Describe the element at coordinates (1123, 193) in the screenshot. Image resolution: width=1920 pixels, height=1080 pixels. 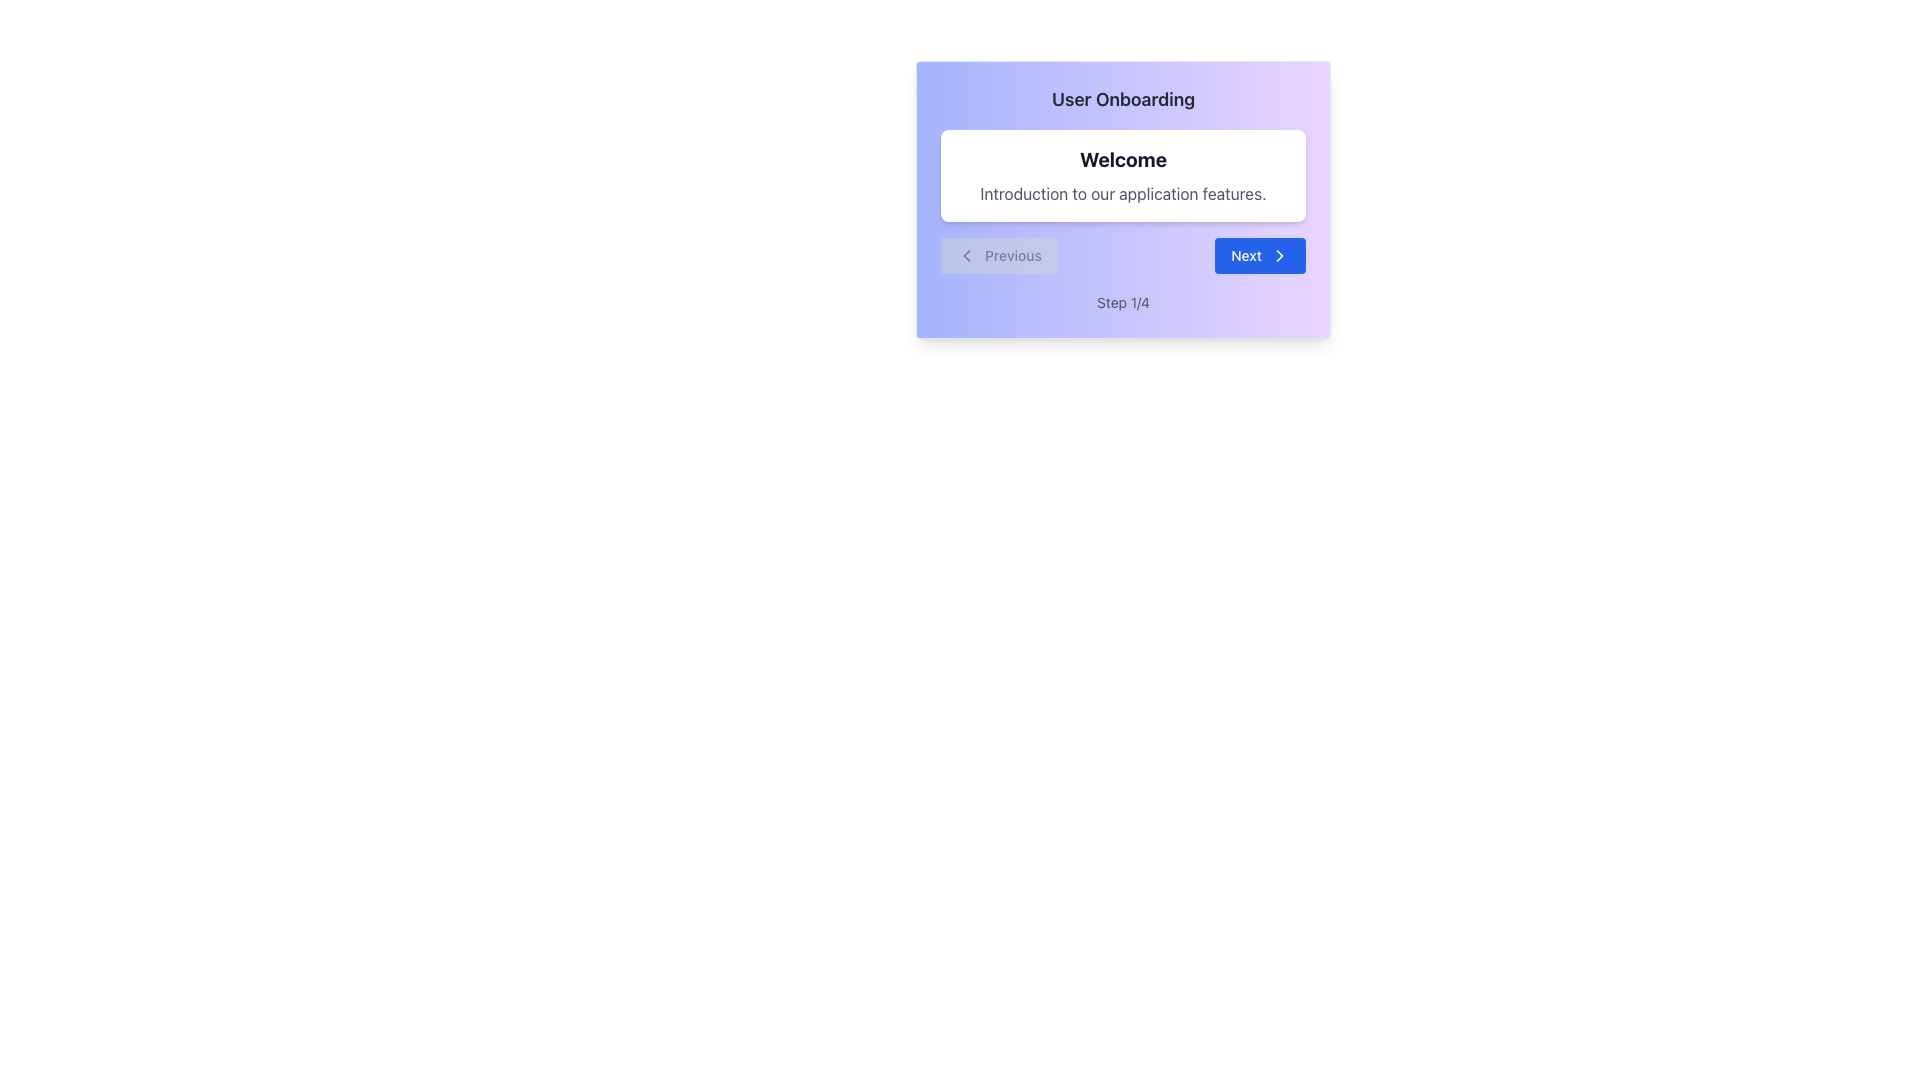
I see `the text element that reads 'Introduction to our application features.', which is styled in light gray and is located below the 'Welcome' heading in a white rectangular section` at that location.